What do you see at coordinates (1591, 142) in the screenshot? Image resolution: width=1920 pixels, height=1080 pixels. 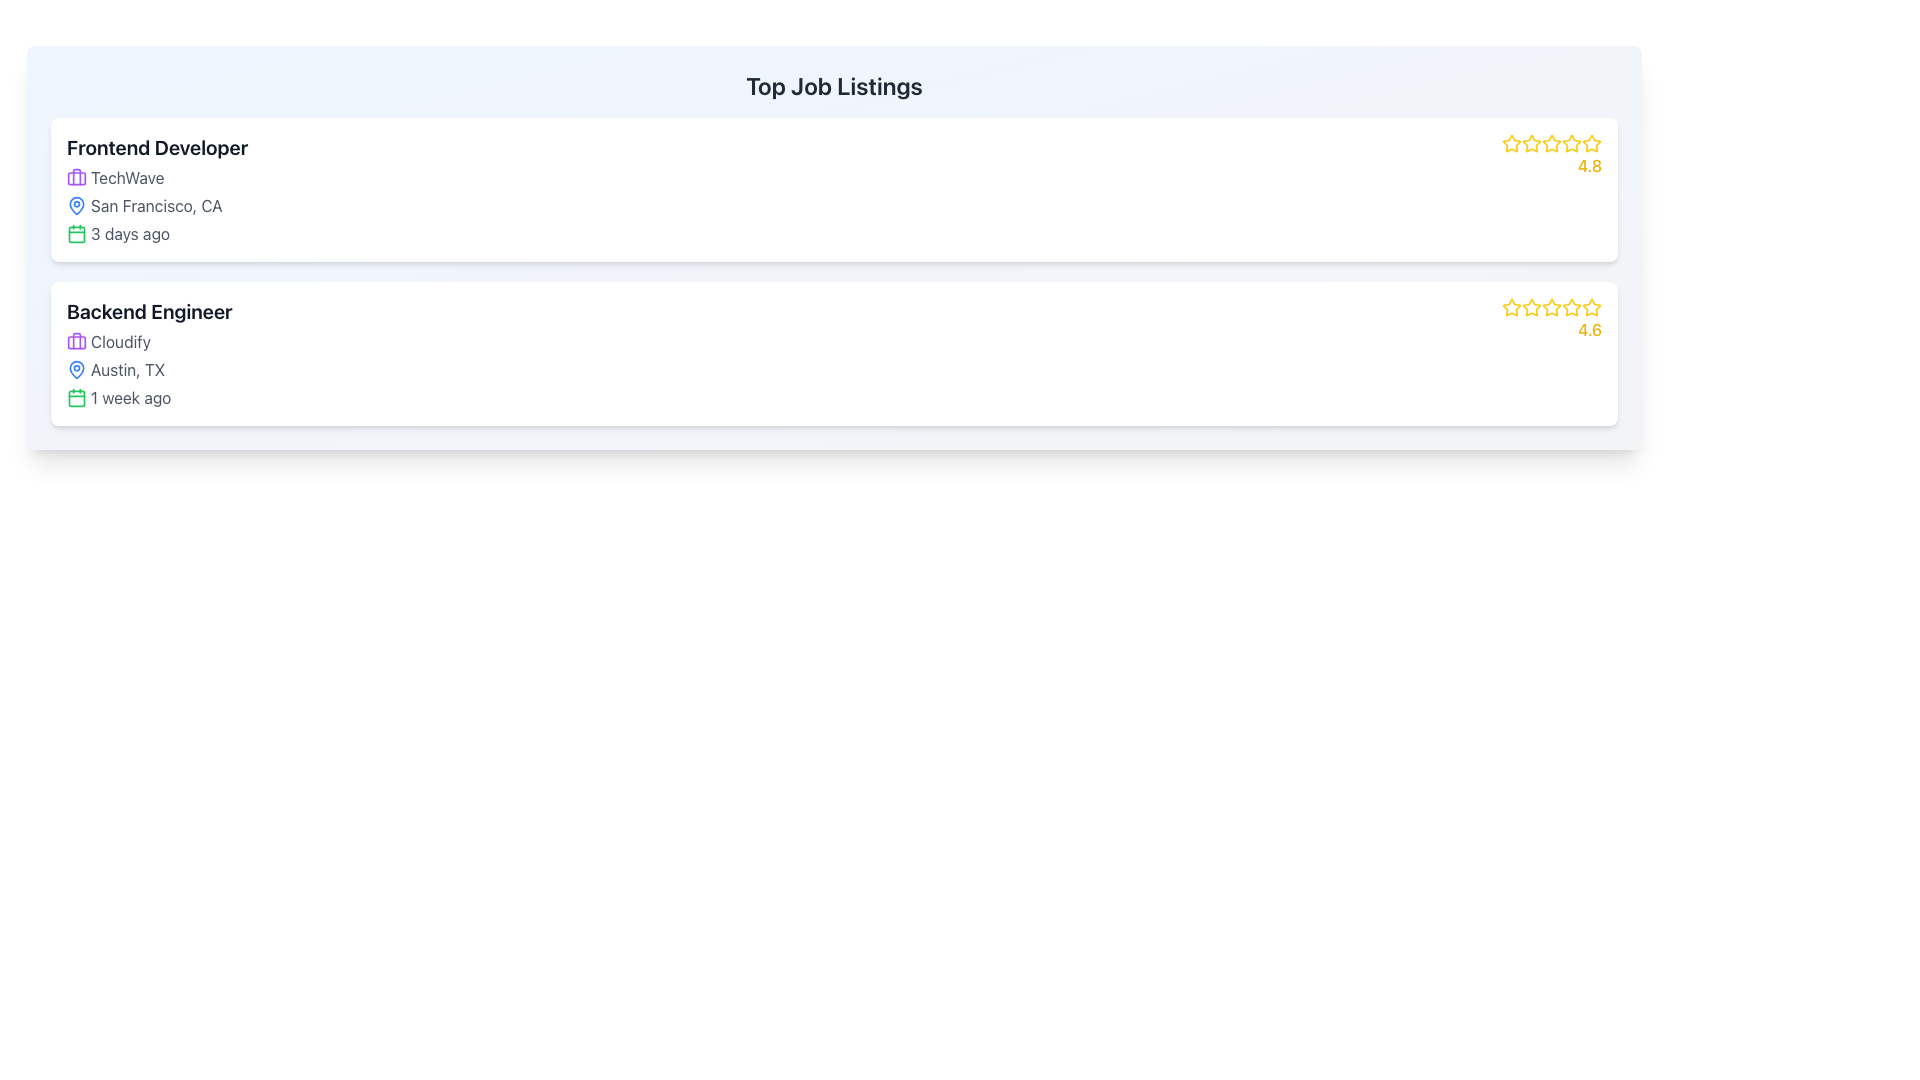 I see `the fifth yellow star icon with a hollow center in the rating component of the Frontend Developer job listing to interact with the rating system` at bounding box center [1591, 142].